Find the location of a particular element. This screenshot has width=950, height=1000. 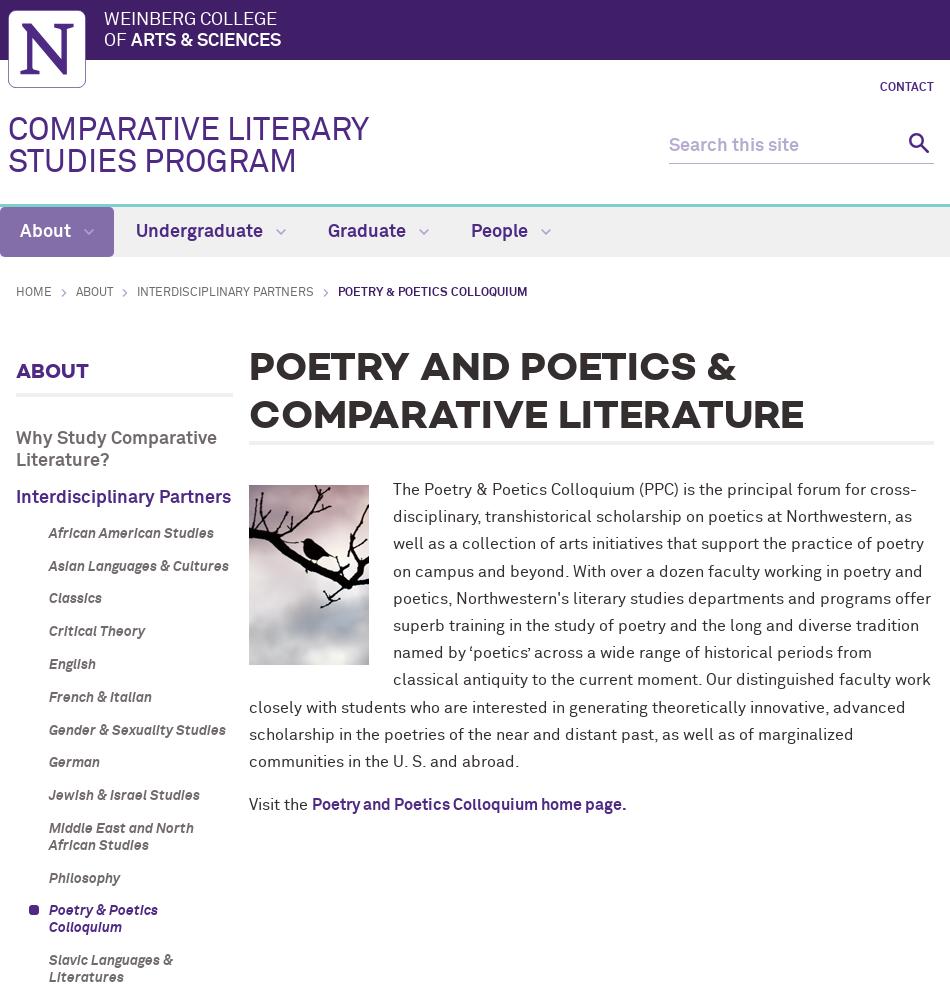

'People' is located at coordinates (501, 231).